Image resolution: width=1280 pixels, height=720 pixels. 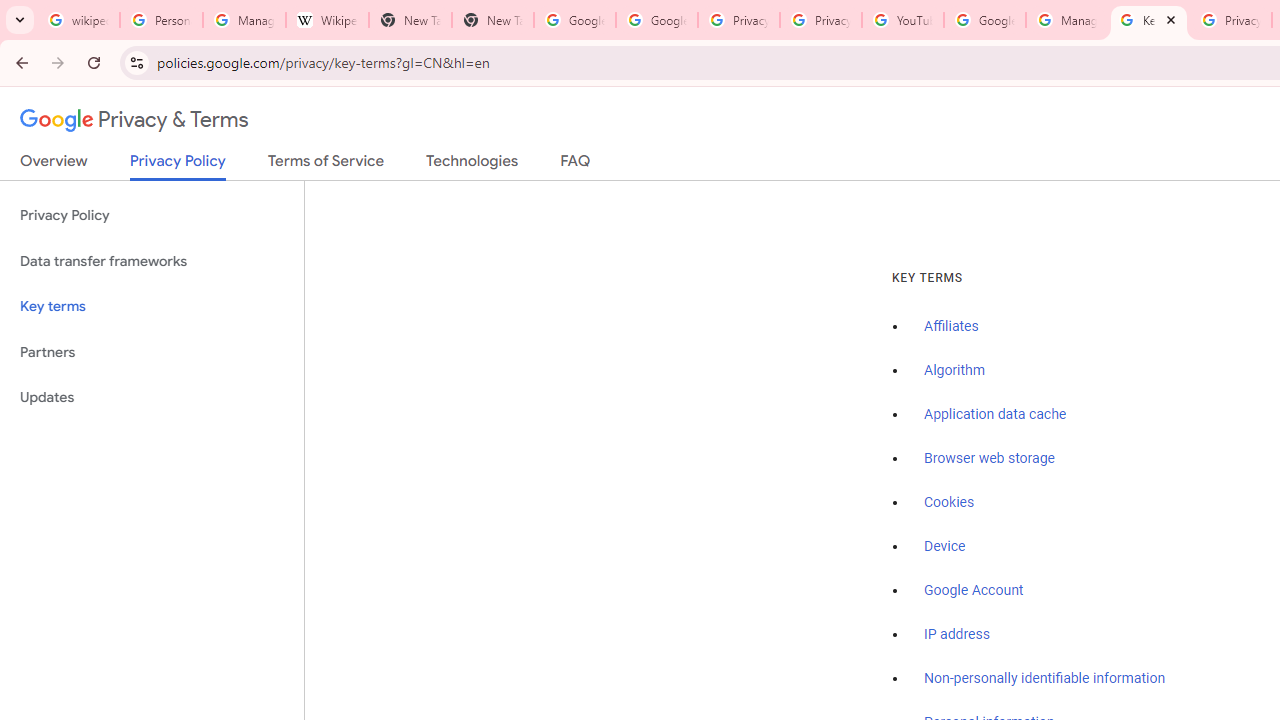 What do you see at coordinates (471, 164) in the screenshot?
I see `'Technologies'` at bounding box center [471, 164].